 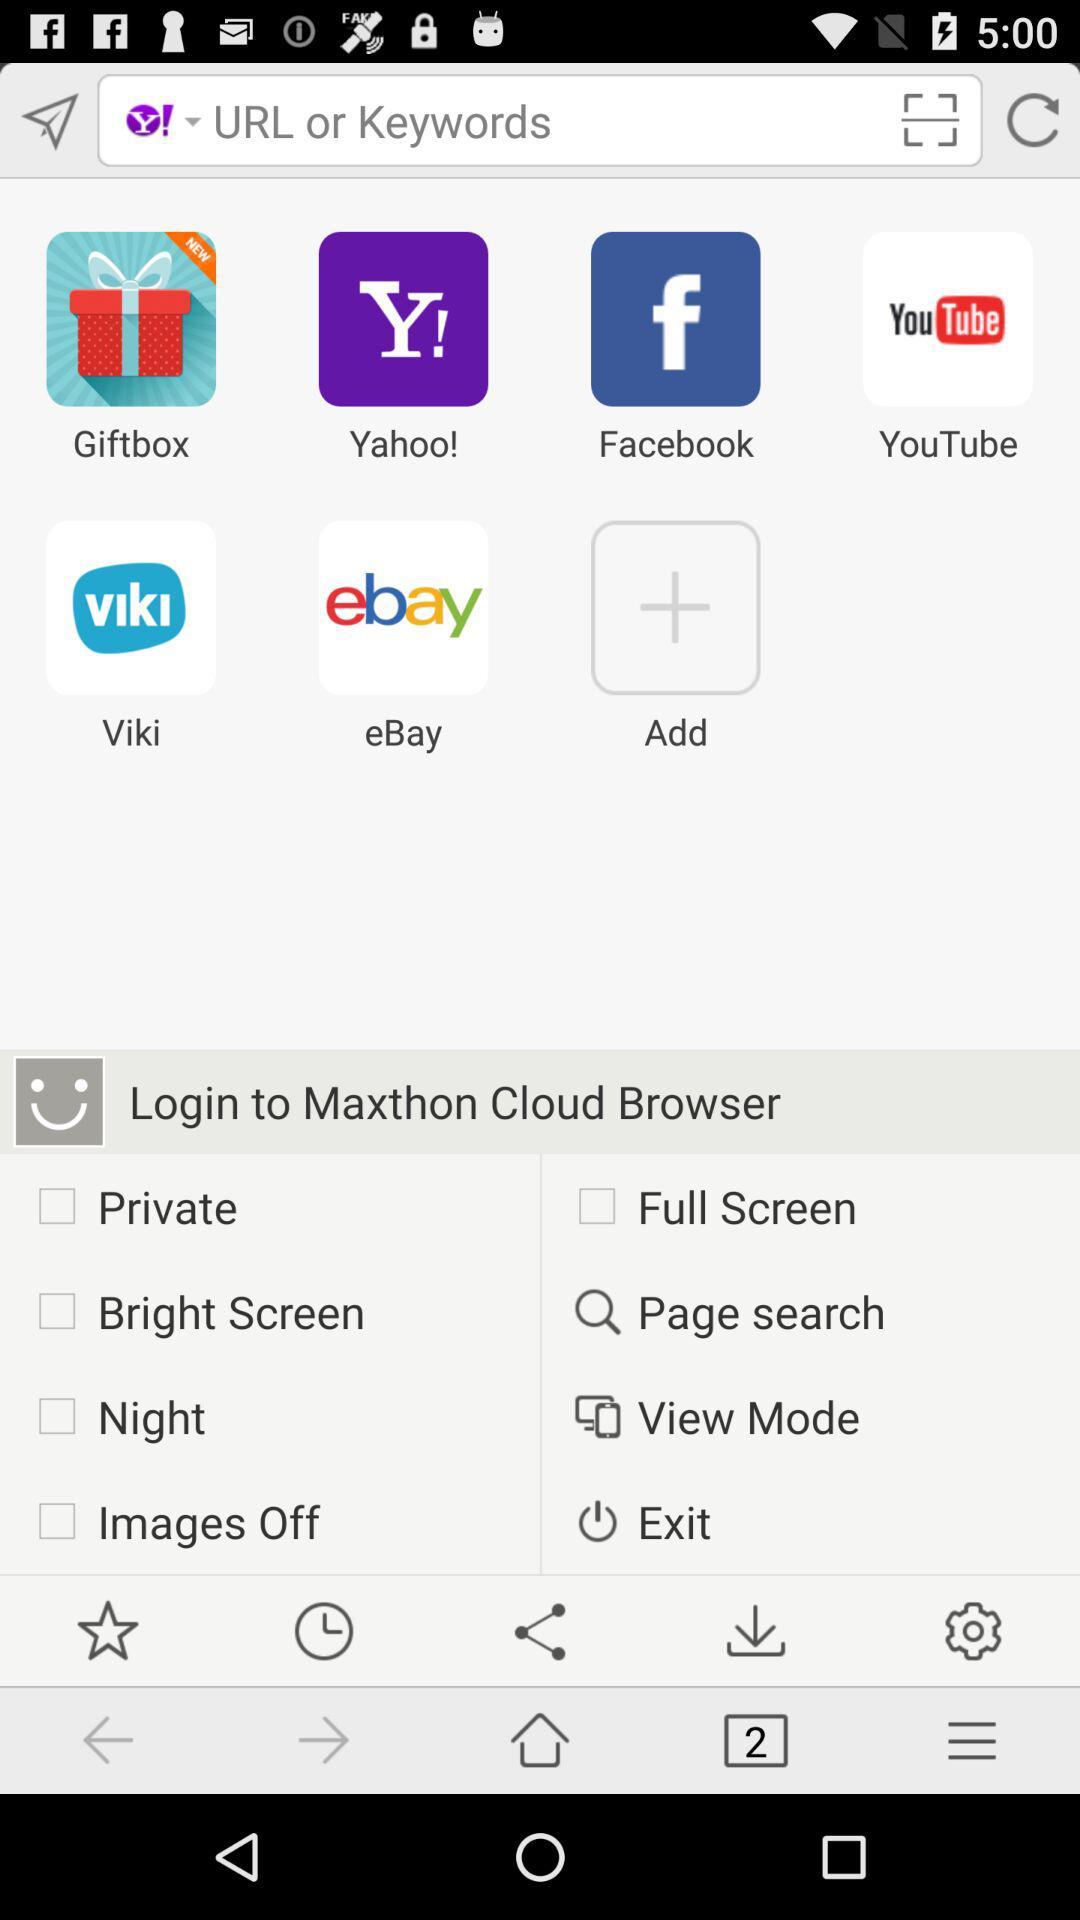 What do you see at coordinates (547, 119) in the screenshot?
I see `type in url or search` at bounding box center [547, 119].